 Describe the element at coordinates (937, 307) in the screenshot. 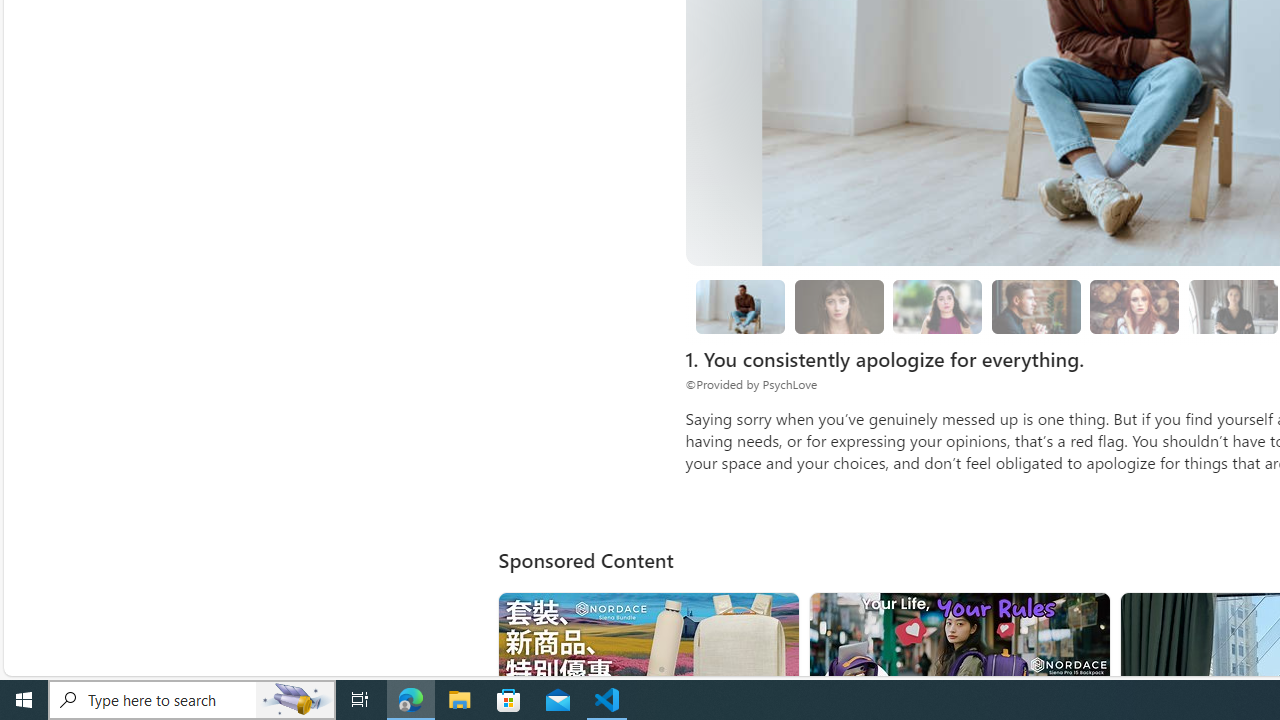

I see `'4. You can name and understand your feelings.'` at that location.